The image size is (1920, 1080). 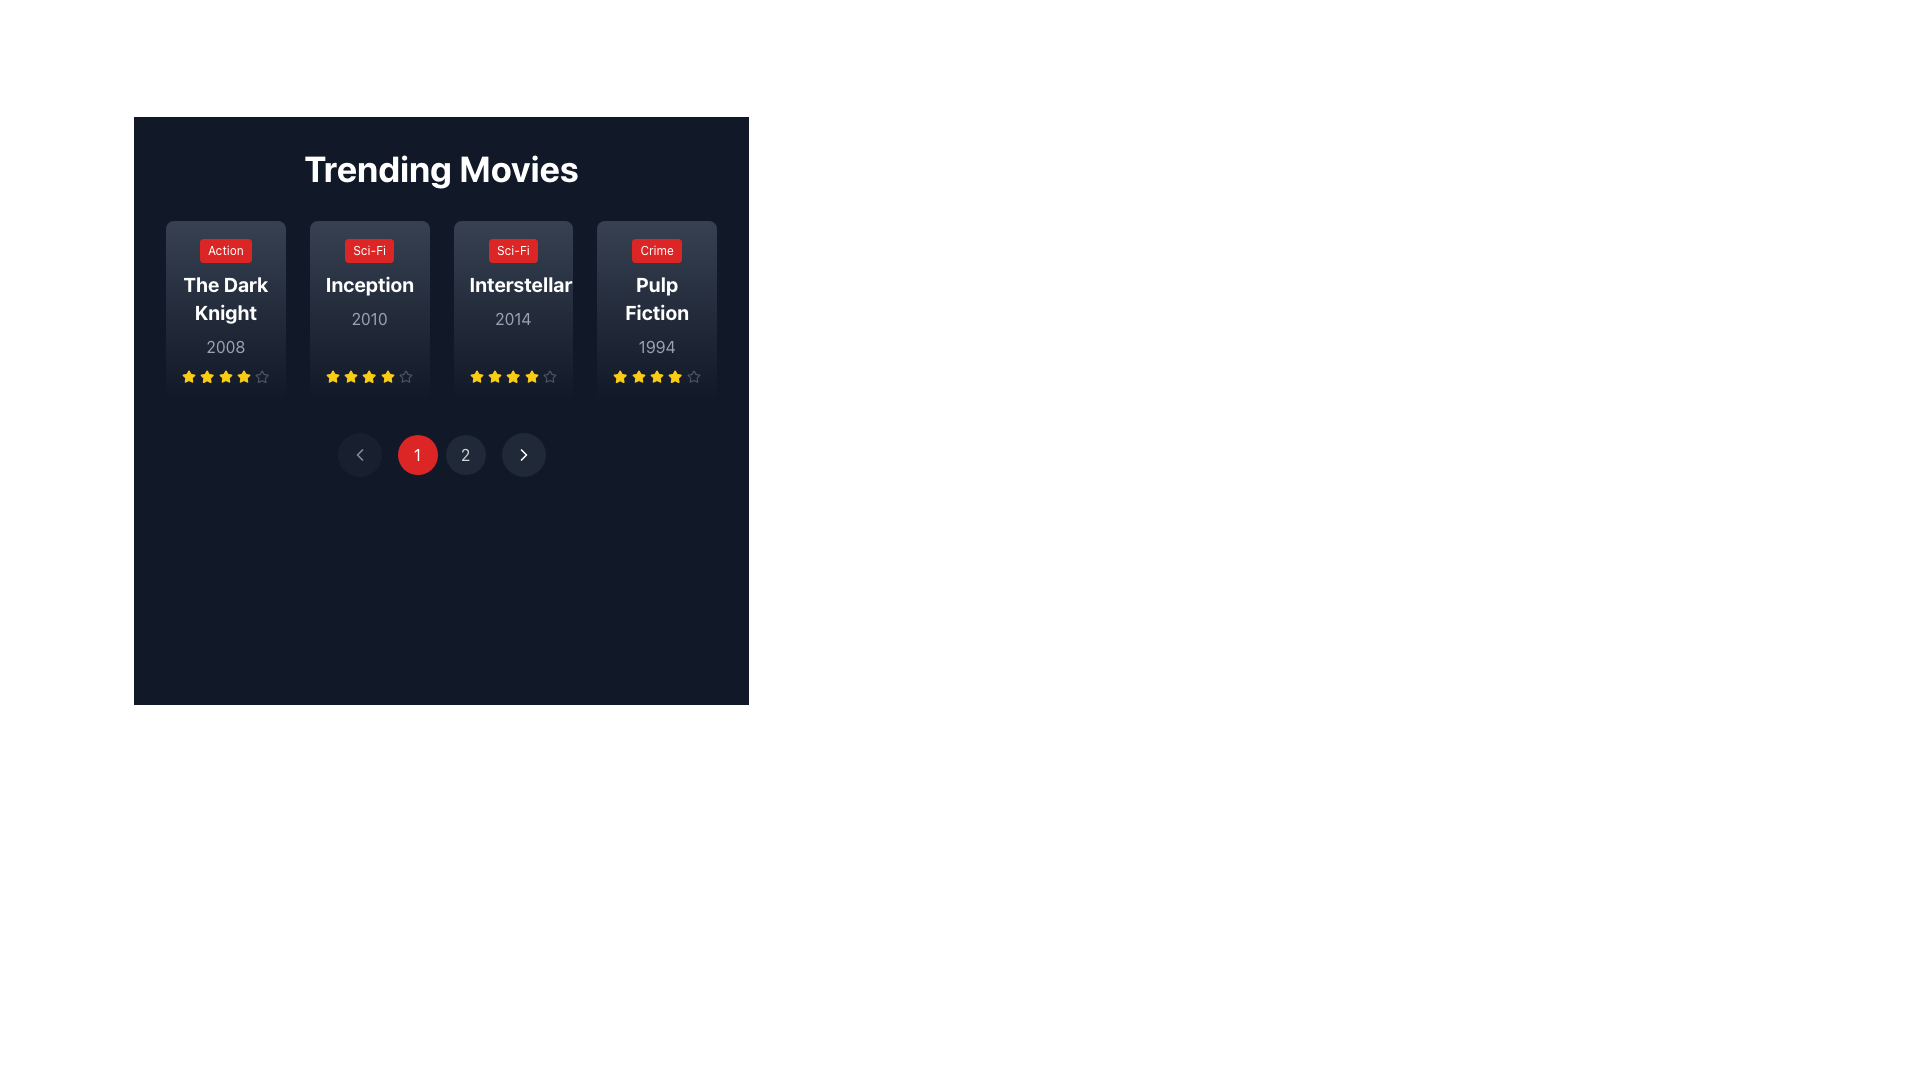 I want to click on the rating display component consisting of five stars, where four stars are yellow and one is gray, located below the '2014' text for the movie 'Interstellar' in the 'Trending Movies' section, so click(x=513, y=376).